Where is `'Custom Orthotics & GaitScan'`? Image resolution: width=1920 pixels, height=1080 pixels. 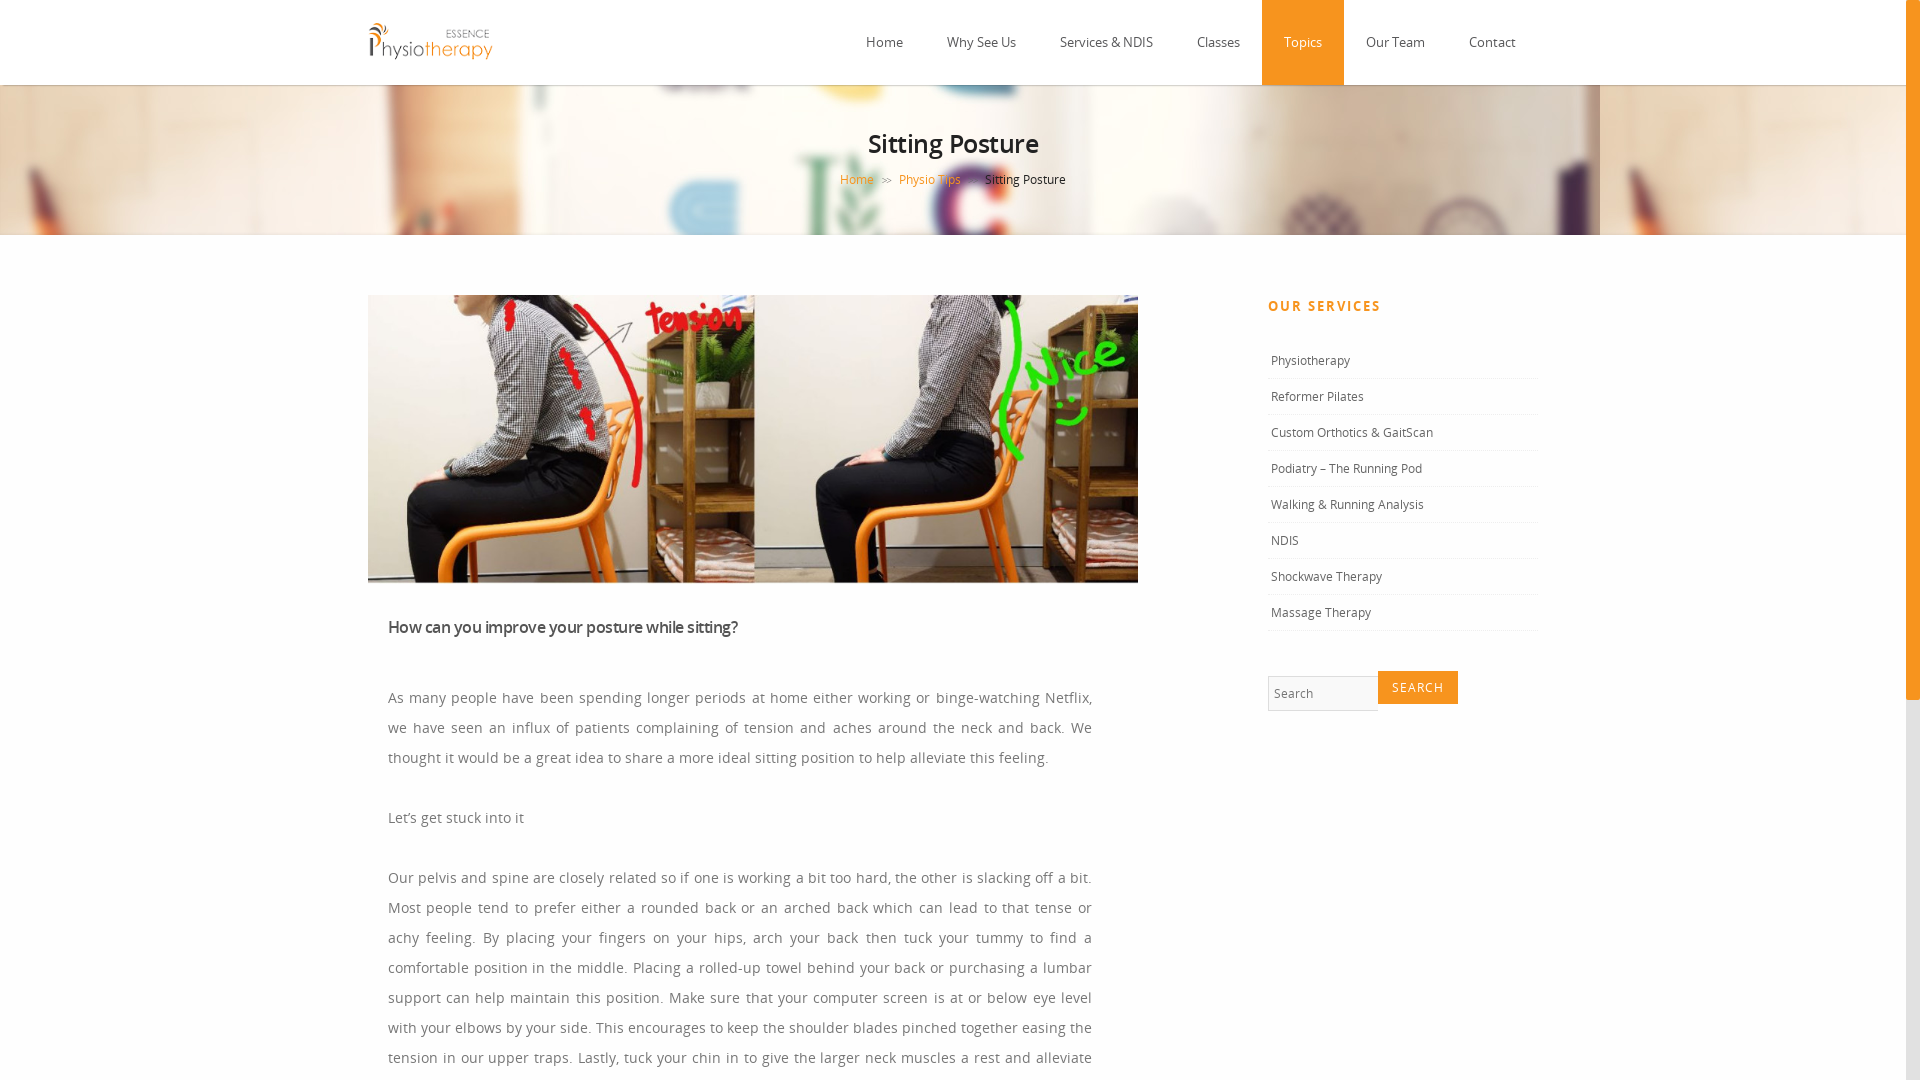 'Custom Orthotics & GaitScan' is located at coordinates (1352, 431).